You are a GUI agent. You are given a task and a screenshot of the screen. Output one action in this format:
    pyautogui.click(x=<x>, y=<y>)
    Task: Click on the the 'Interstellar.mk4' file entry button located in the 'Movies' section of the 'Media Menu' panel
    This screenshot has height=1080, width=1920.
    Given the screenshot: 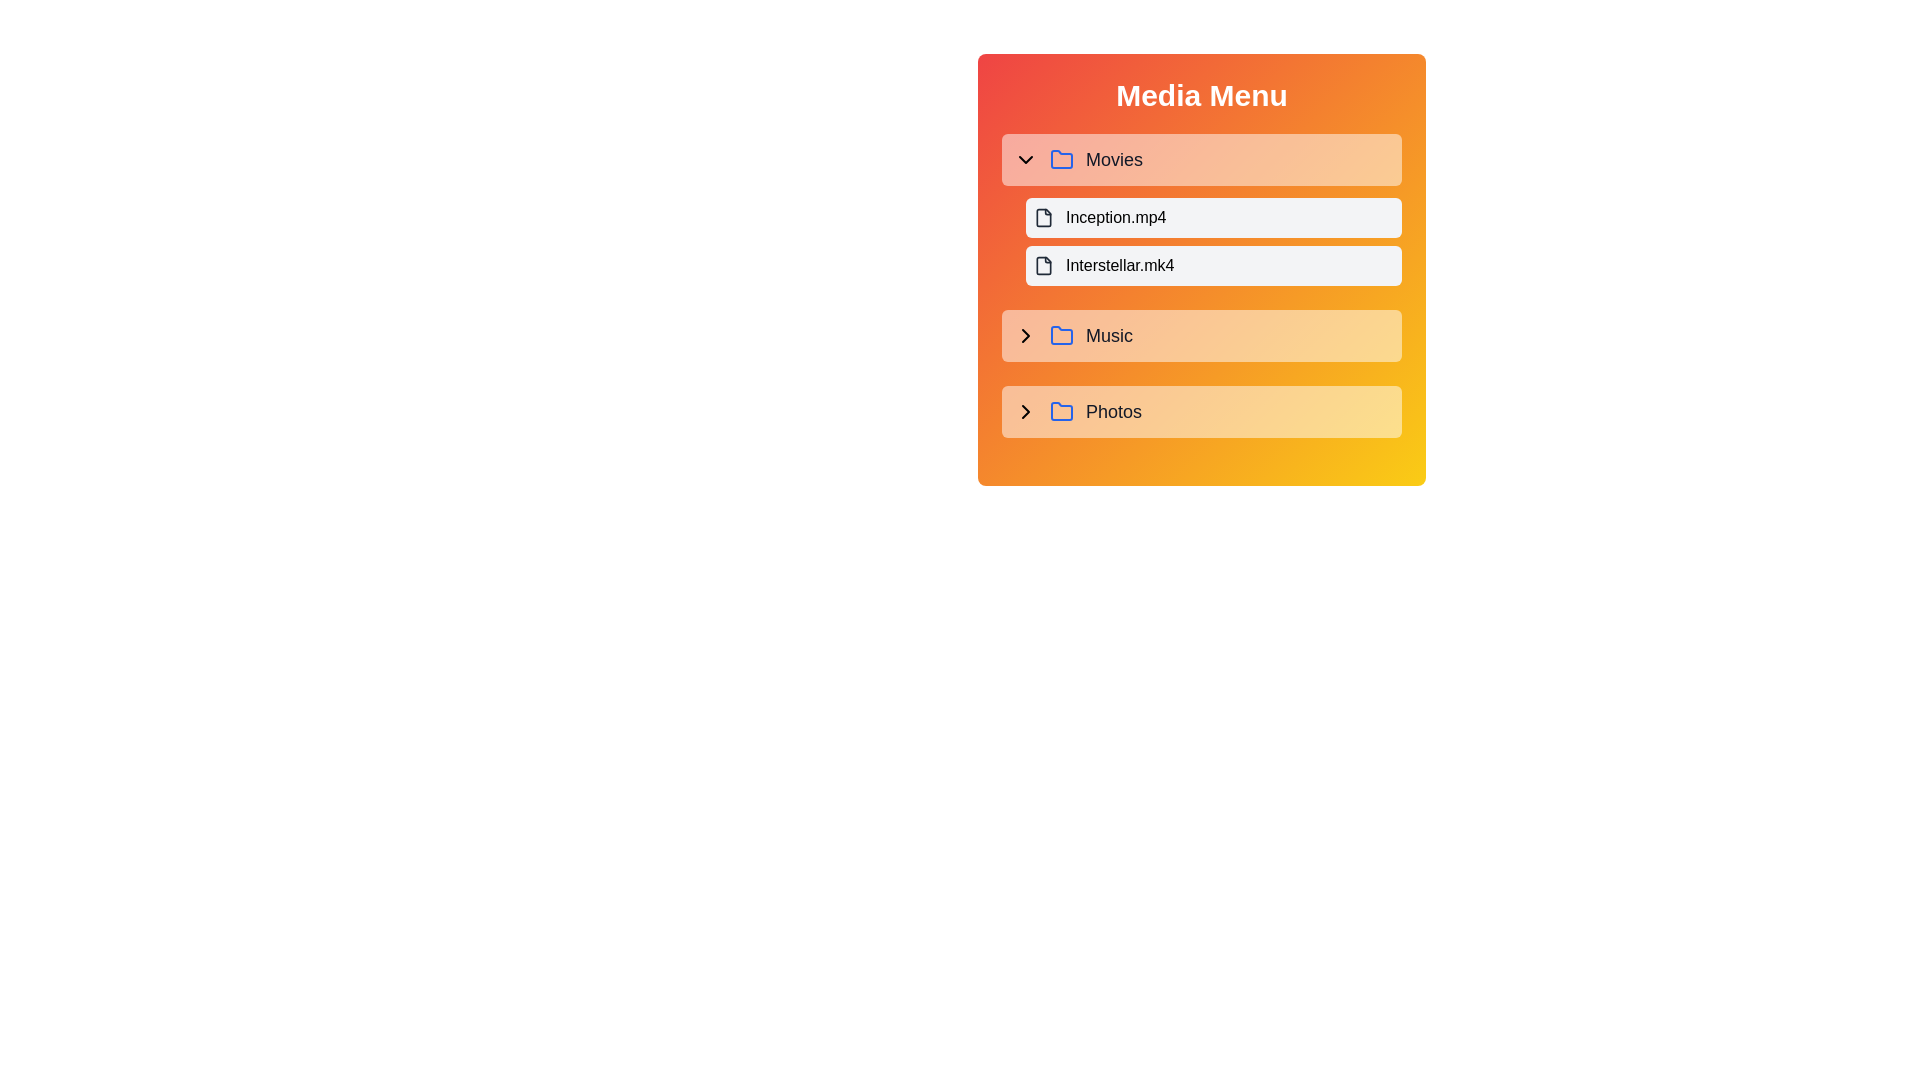 What is the action you would take?
    pyautogui.click(x=1200, y=285)
    